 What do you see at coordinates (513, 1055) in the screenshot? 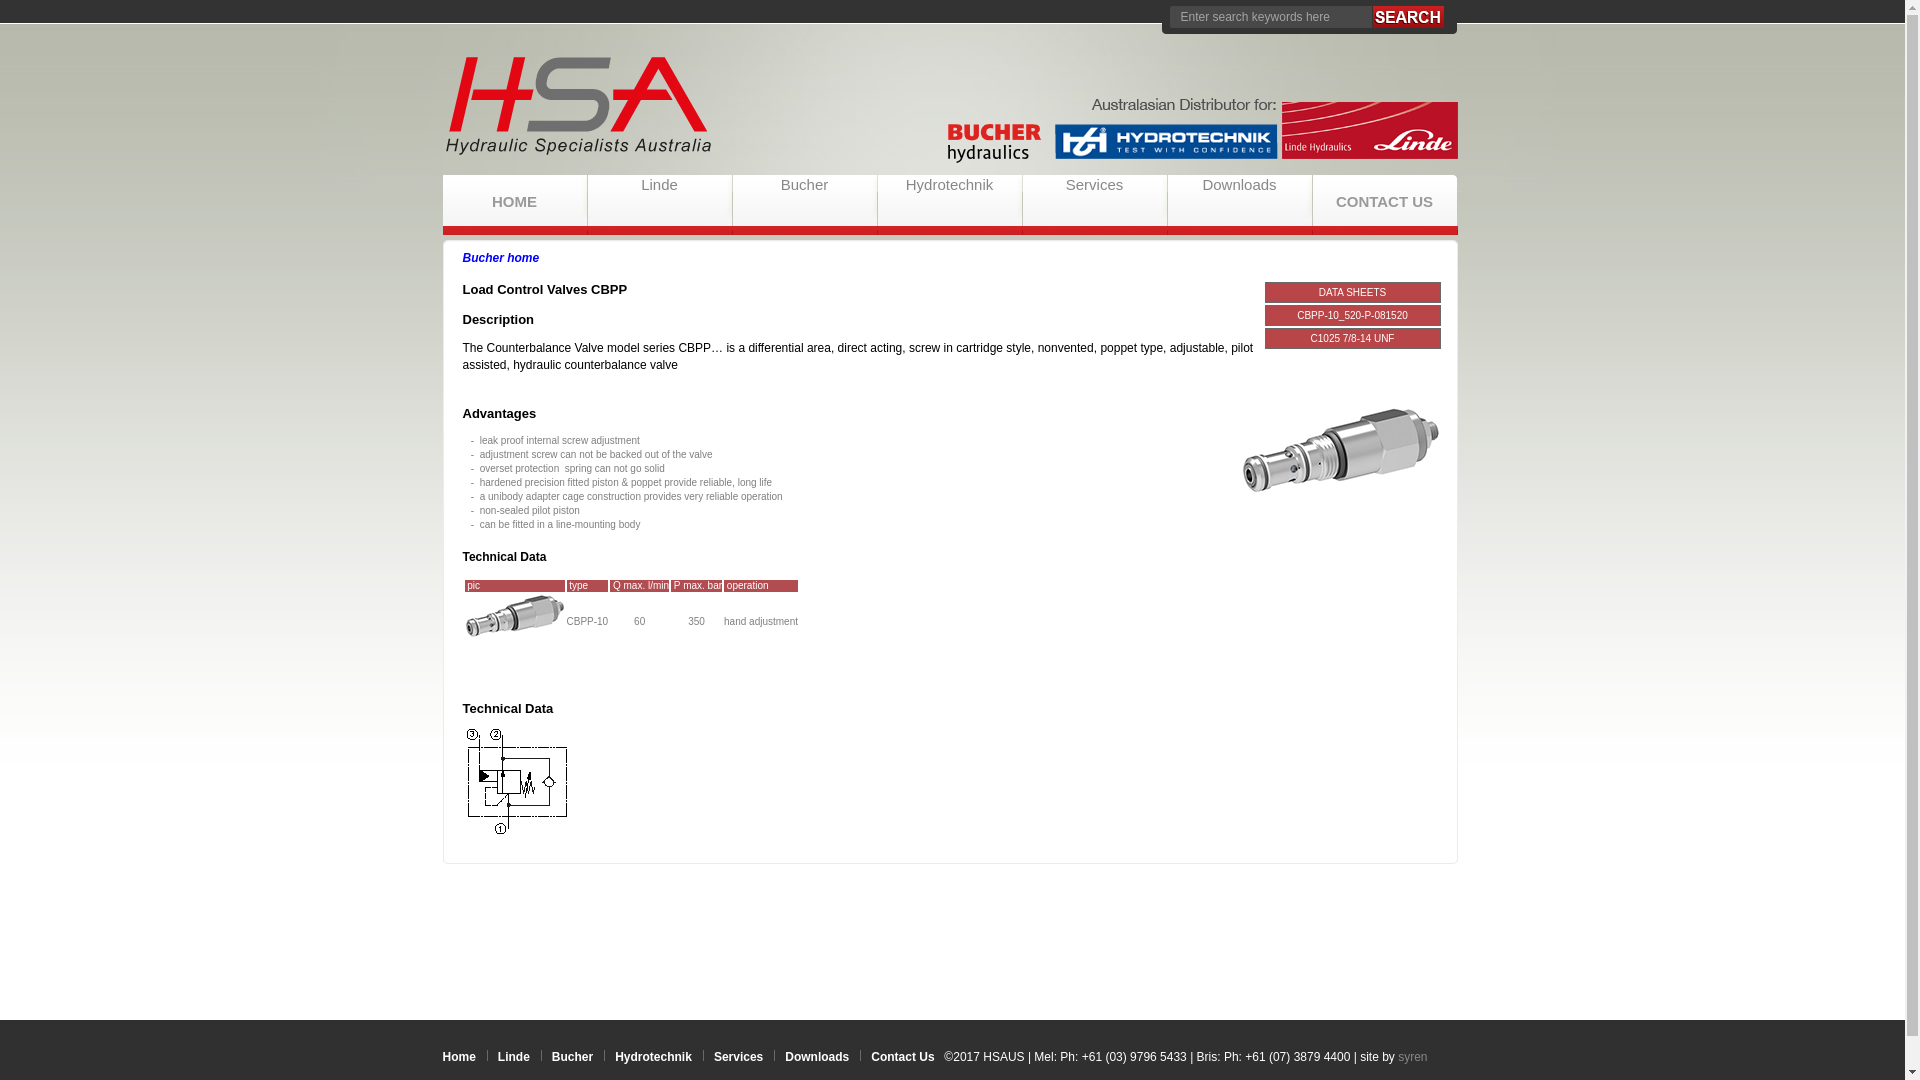
I see `'Linde'` at bounding box center [513, 1055].